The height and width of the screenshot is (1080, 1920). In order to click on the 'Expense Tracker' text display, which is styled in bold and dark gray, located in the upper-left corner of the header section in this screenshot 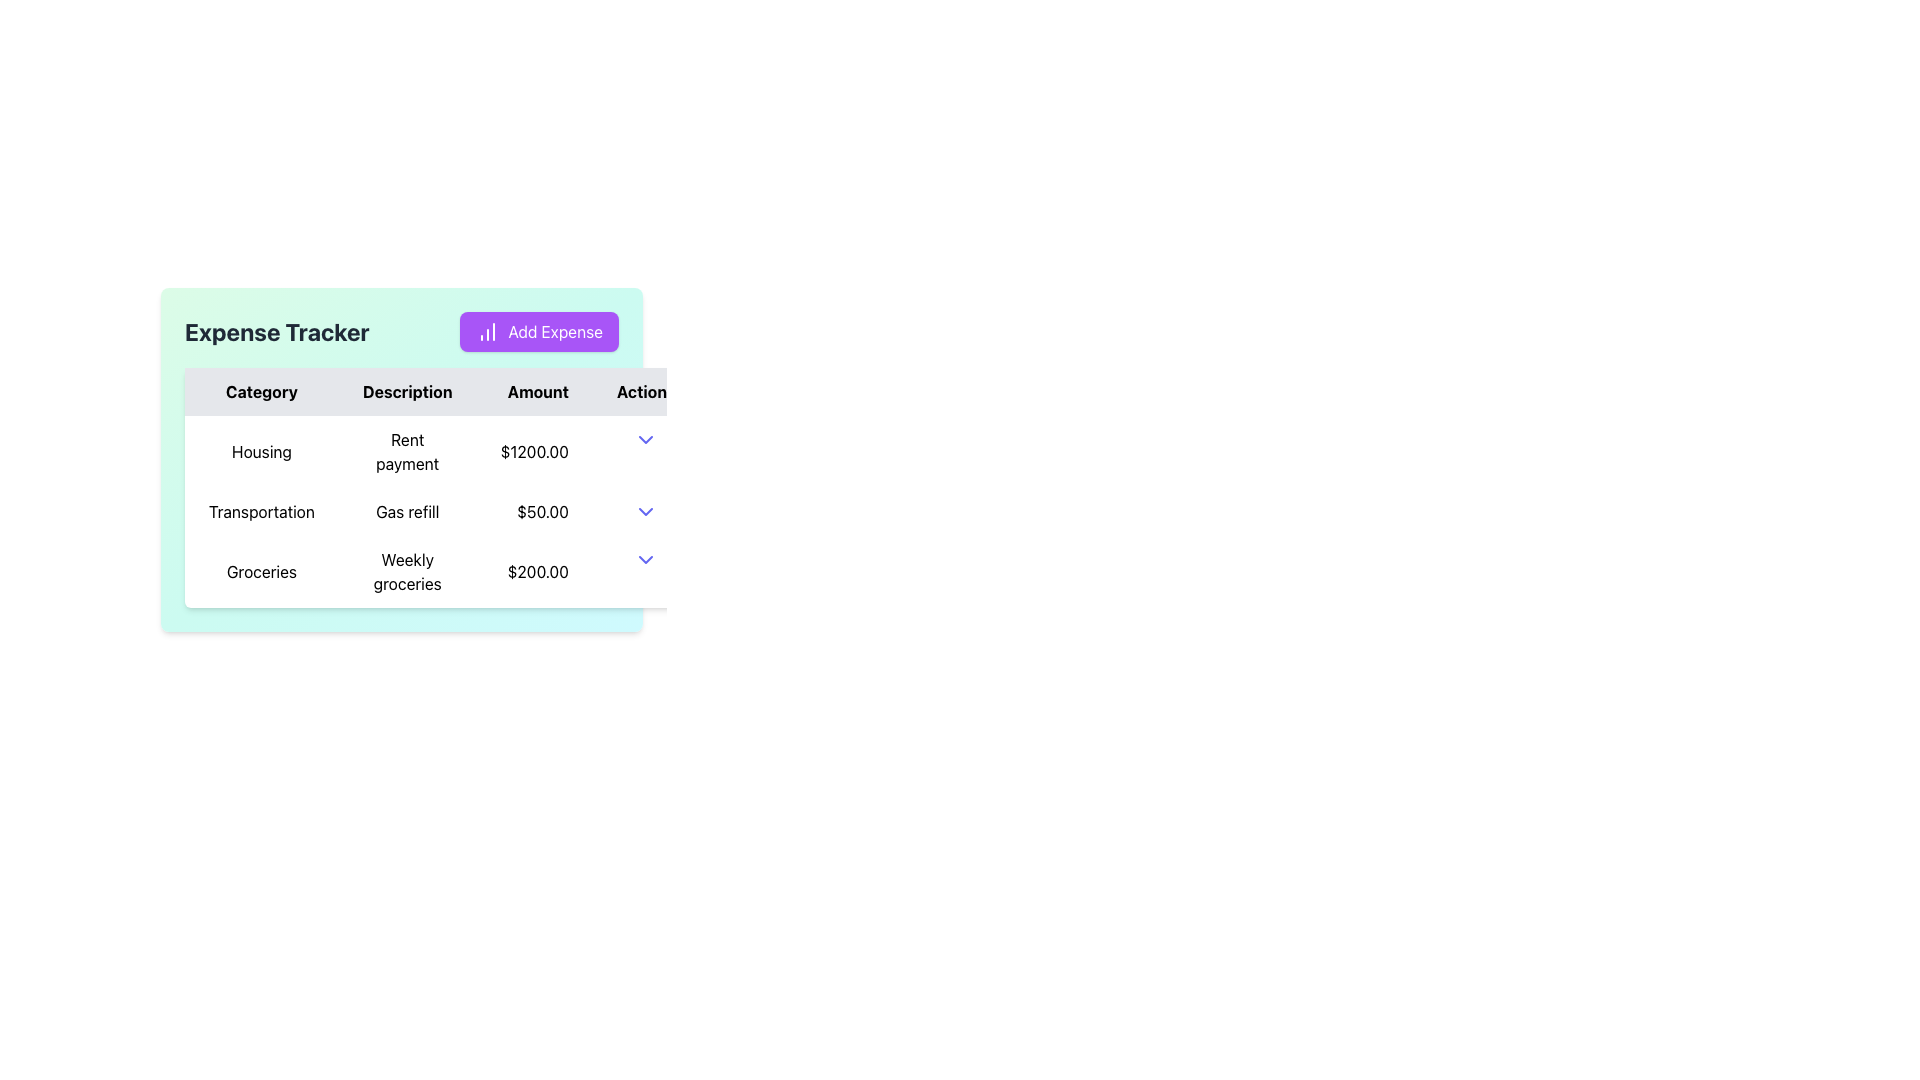, I will do `click(276, 330)`.